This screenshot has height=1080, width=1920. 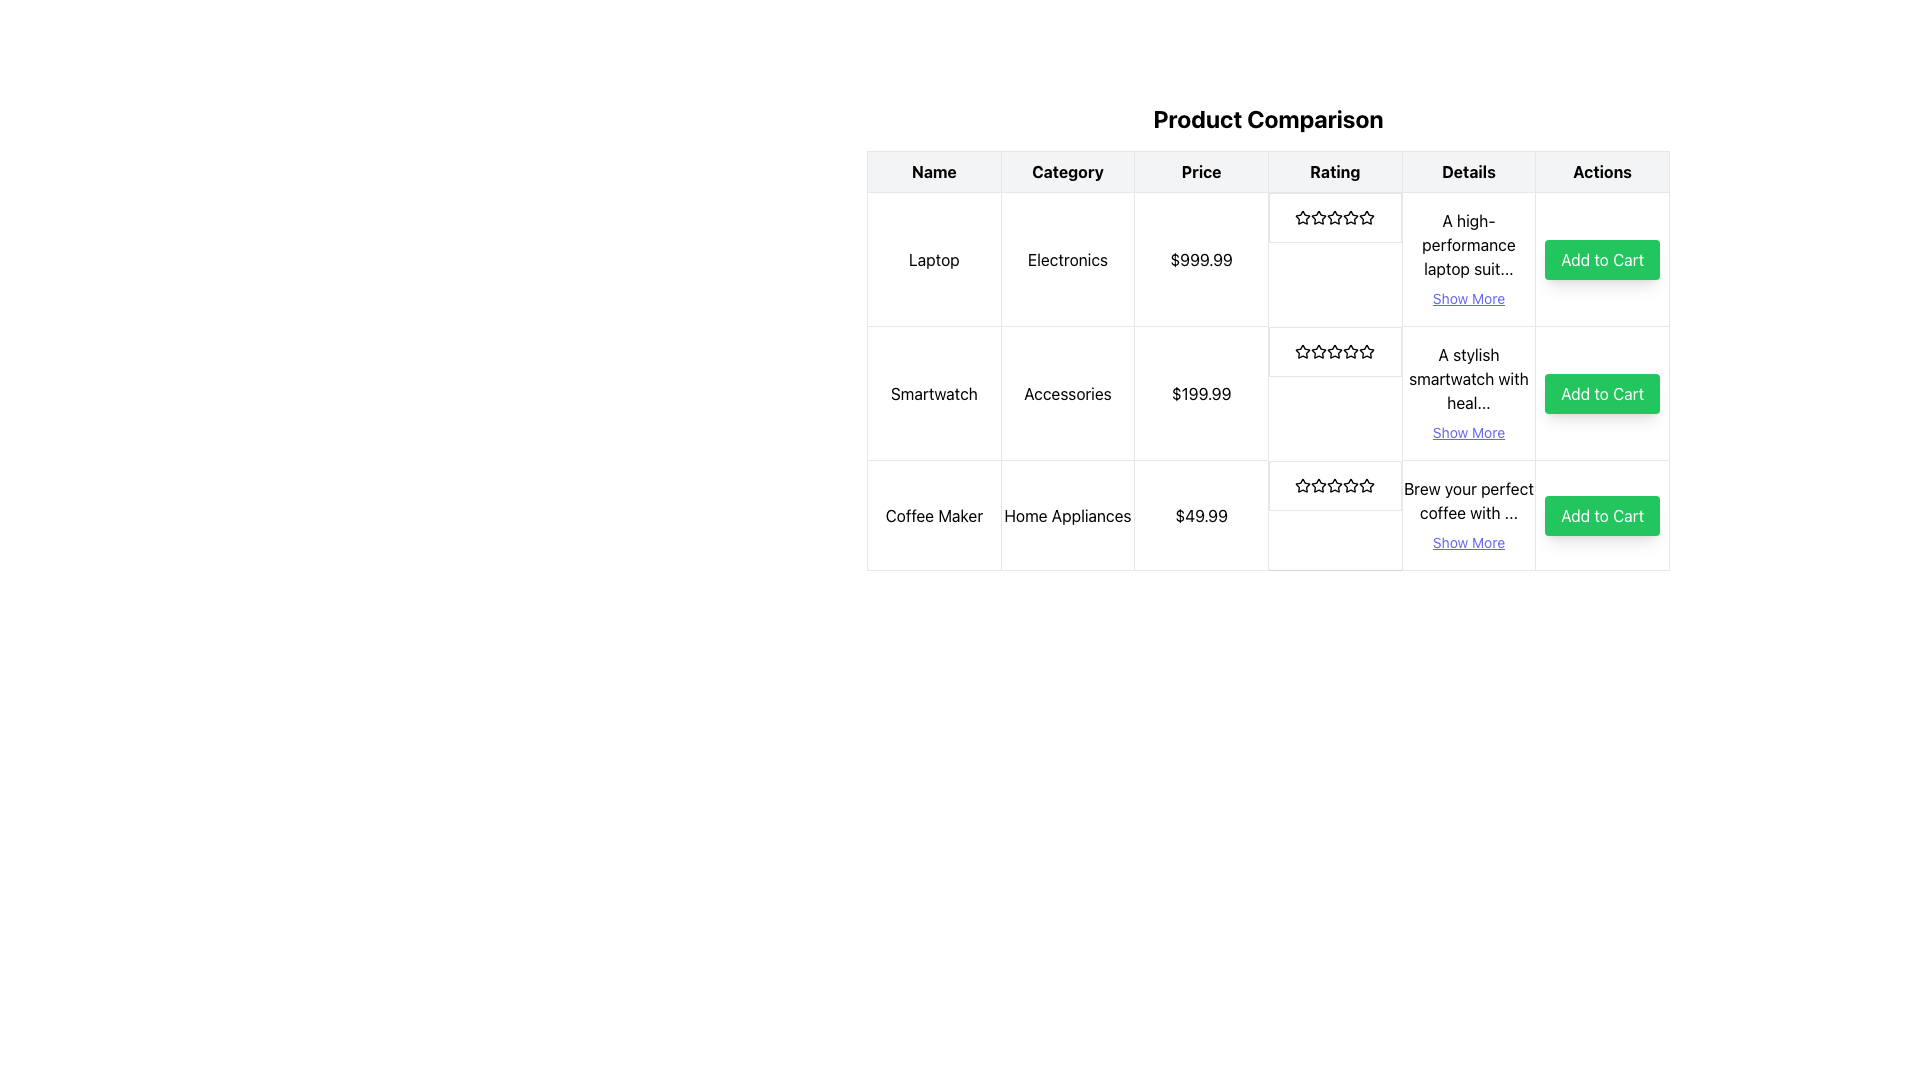 What do you see at coordinates (1335, 485) in the screenshot?
I see `the third rating star in the 'Rating' column of the 'Product Comparison' table for the 'Coffee Maker' row` at bounding box center [1335, 485].